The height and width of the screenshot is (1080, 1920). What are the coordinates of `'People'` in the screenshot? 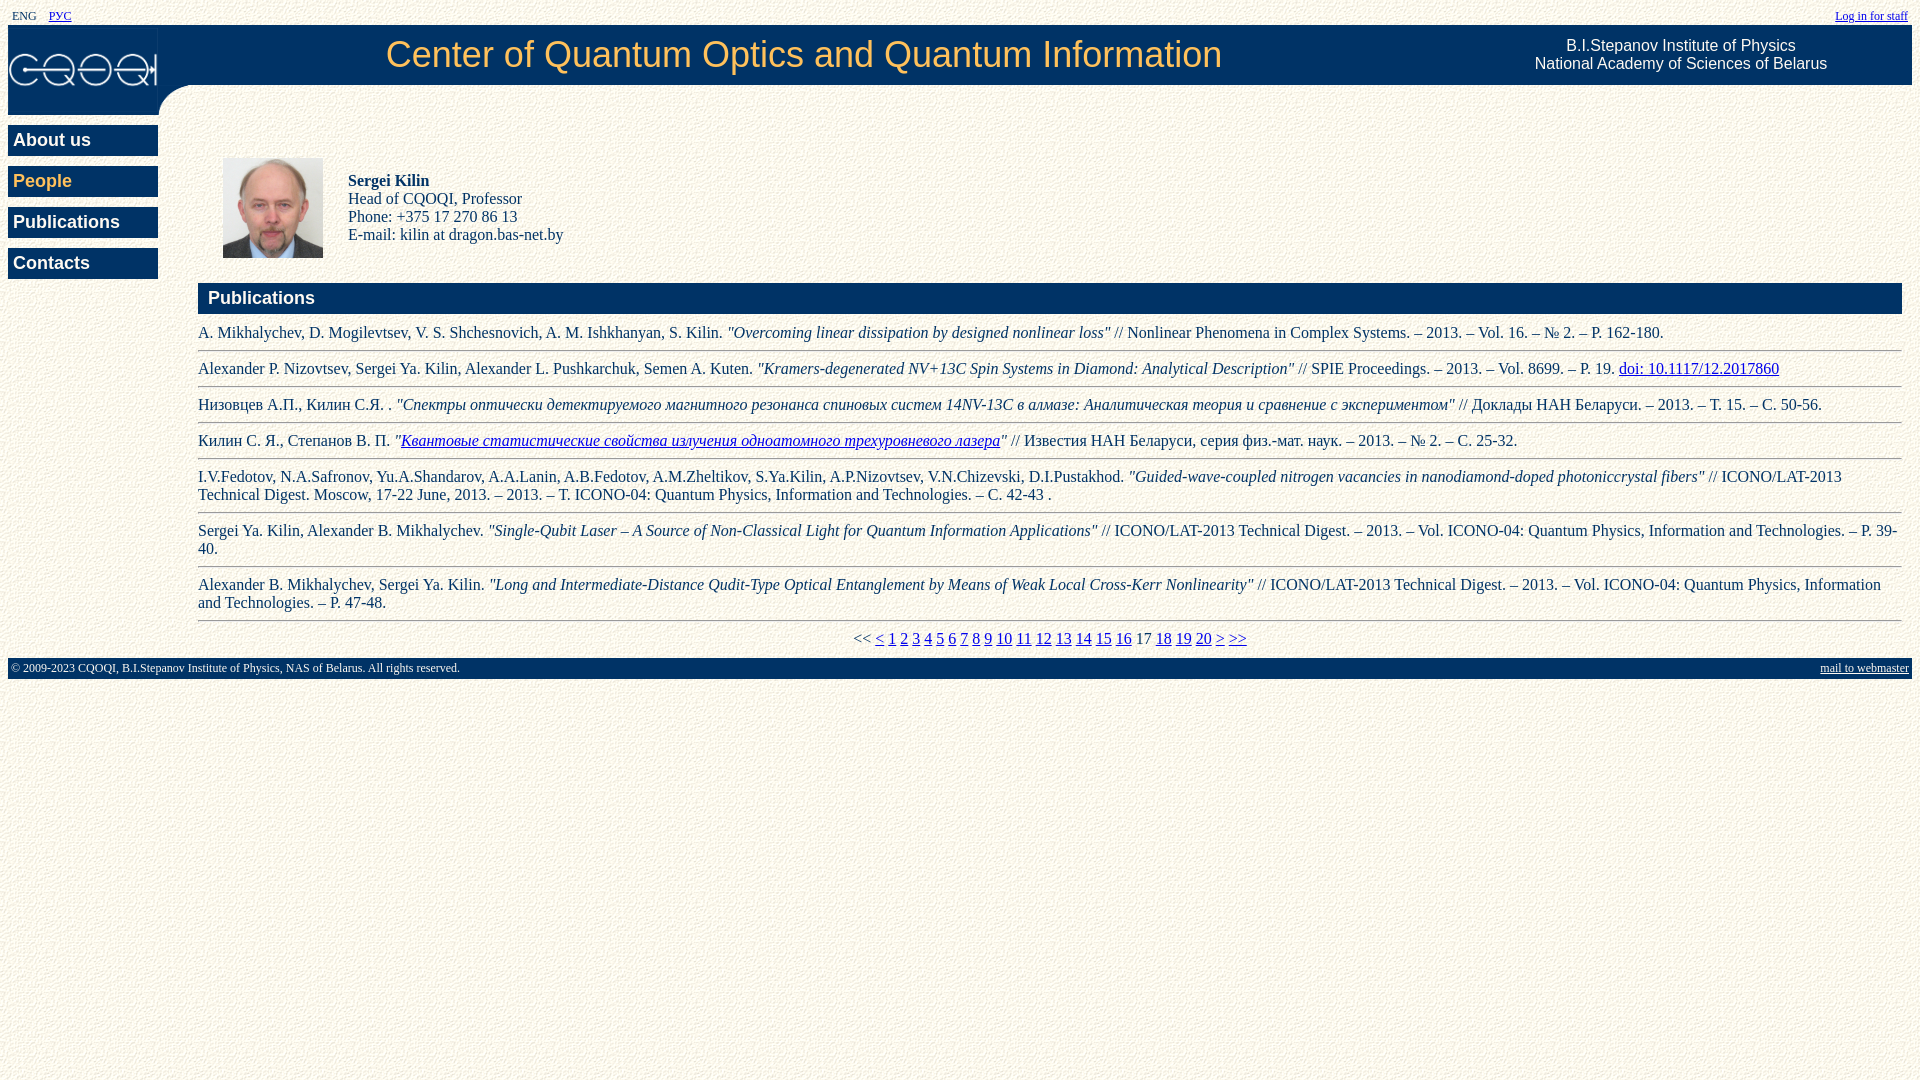 It's located at (8, 181).